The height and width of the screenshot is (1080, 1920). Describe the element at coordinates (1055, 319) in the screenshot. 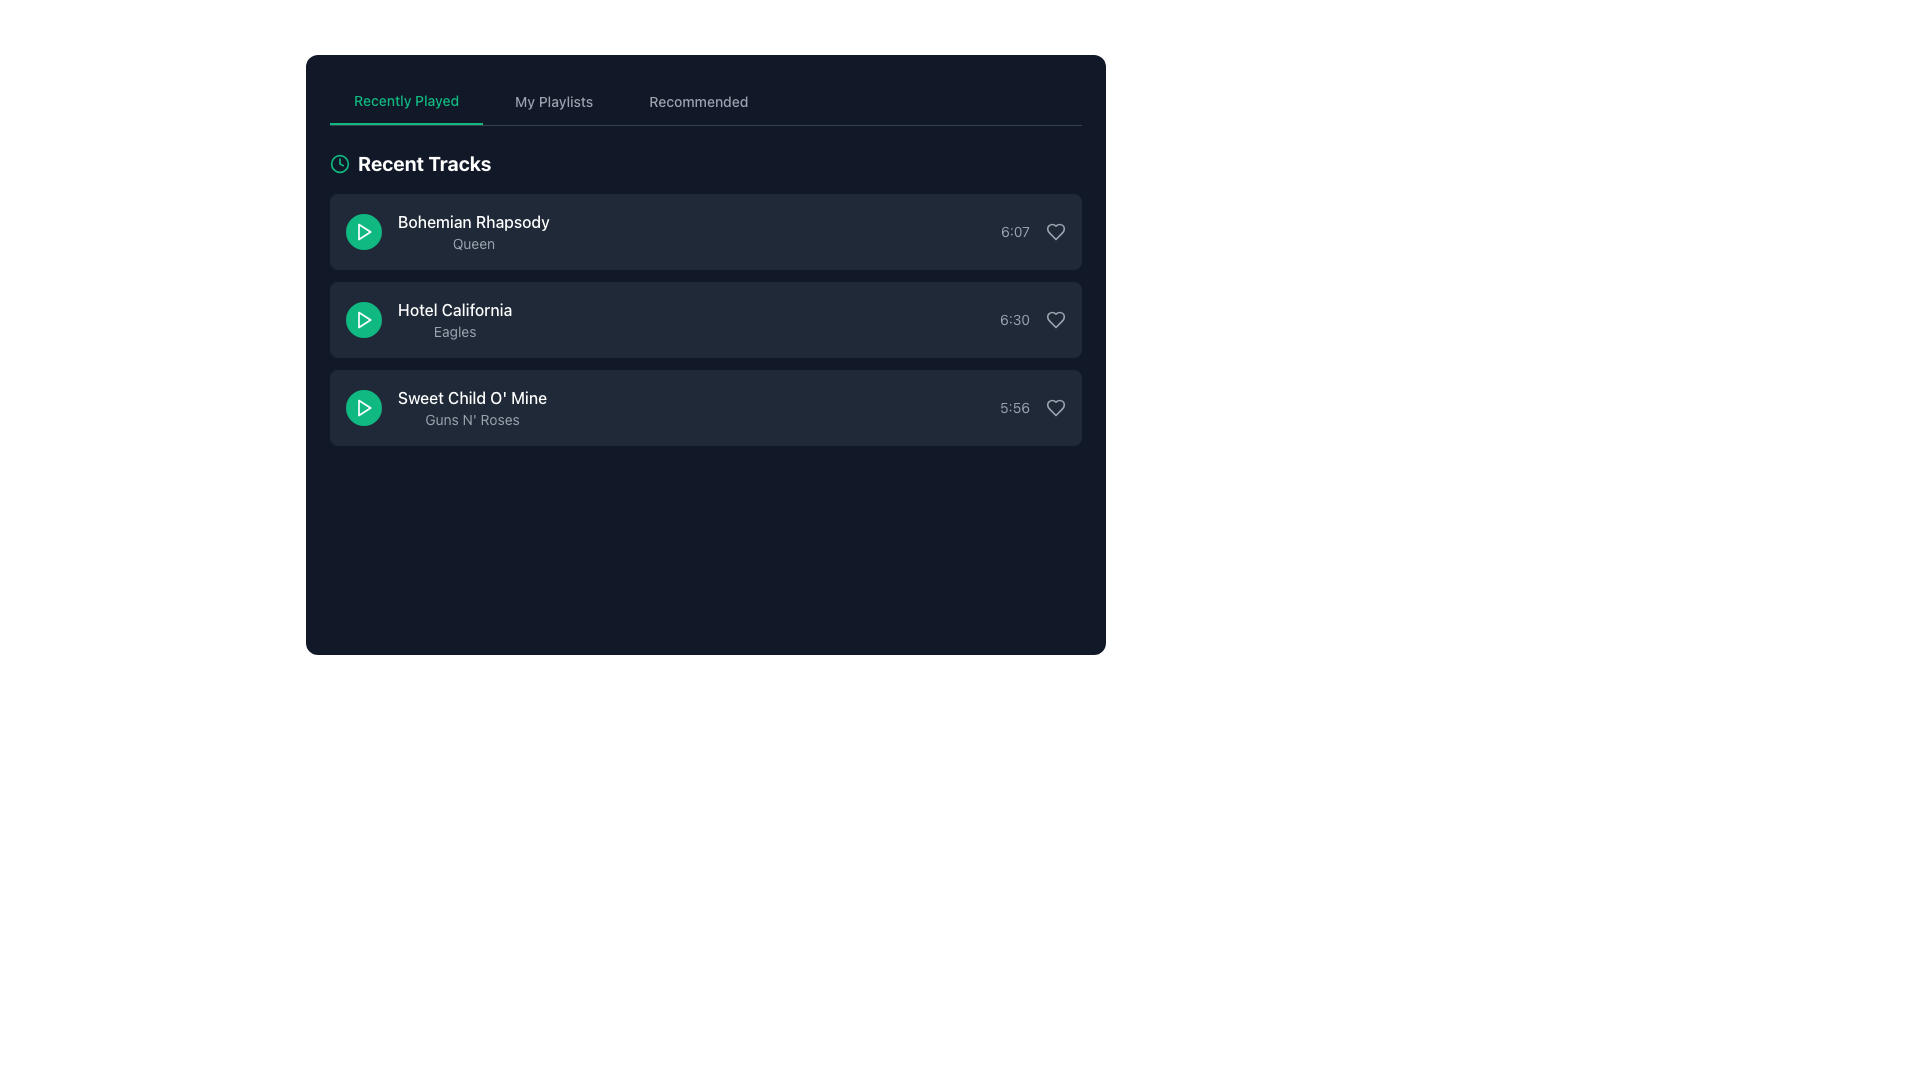

I see `the favorite icon located in the second row of the 'Recent Tracks' section, positioned to the far right adjacent to the time text '6:30'` at that location.